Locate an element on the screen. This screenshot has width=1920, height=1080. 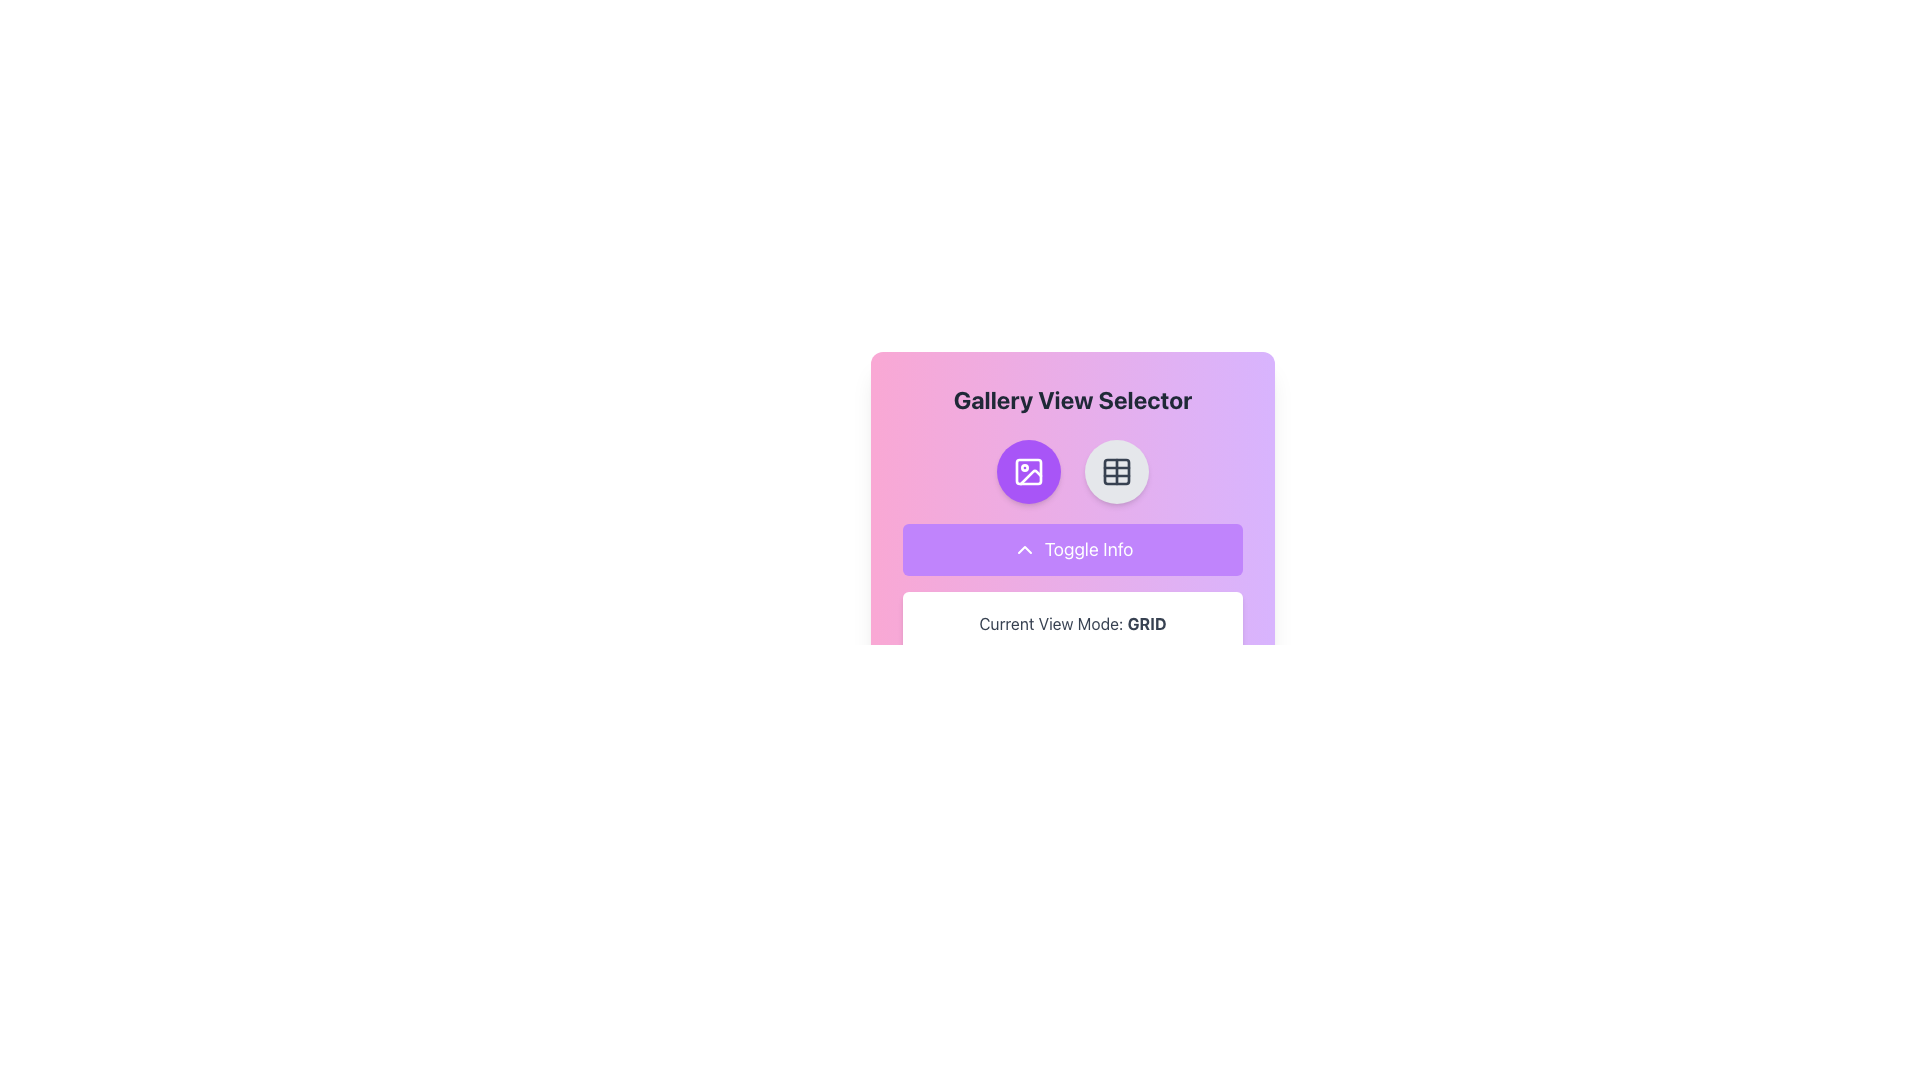
the toggle button containing the collapsible icon is located at coordinates (1024, 550).